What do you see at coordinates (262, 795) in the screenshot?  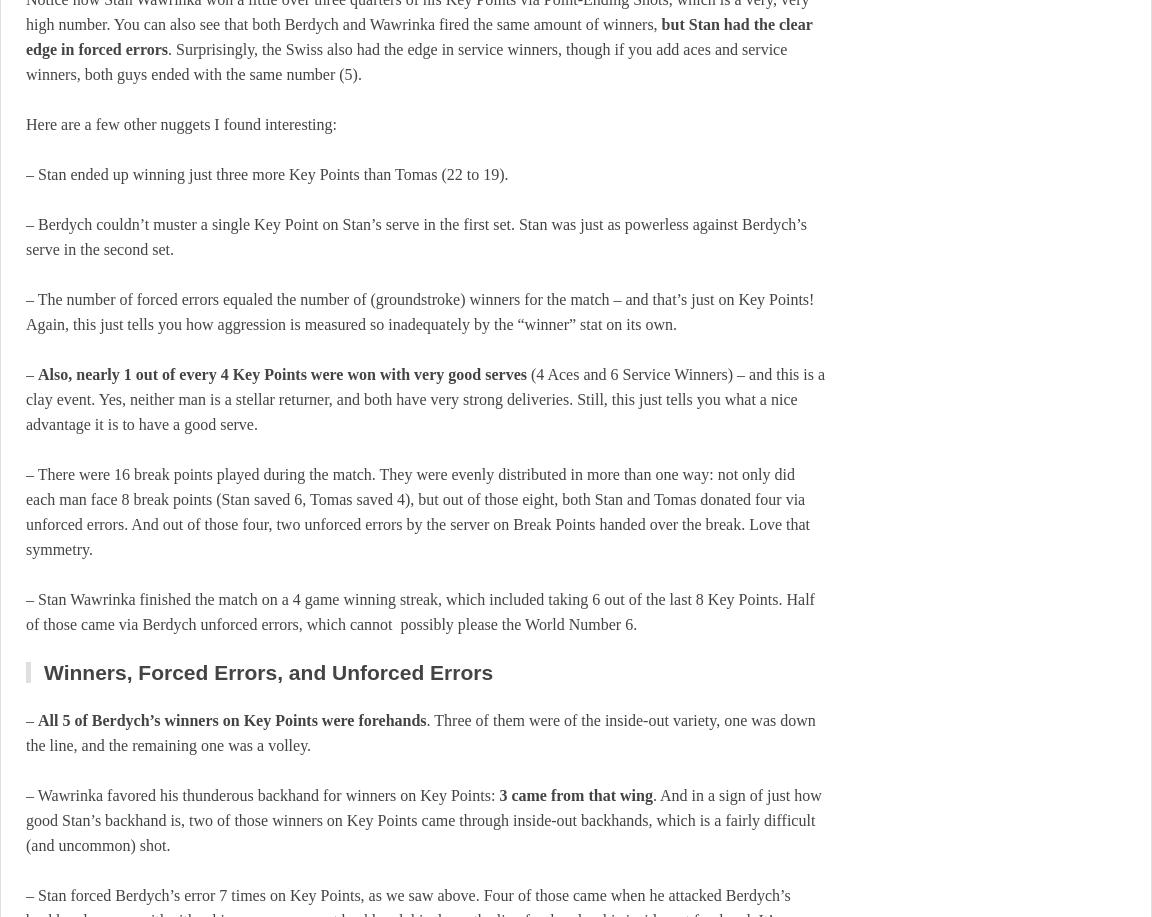 I see `'– Wawrinka favored his thunderous backhand for winners on Key Points:'` at bounding box center [262, 795].